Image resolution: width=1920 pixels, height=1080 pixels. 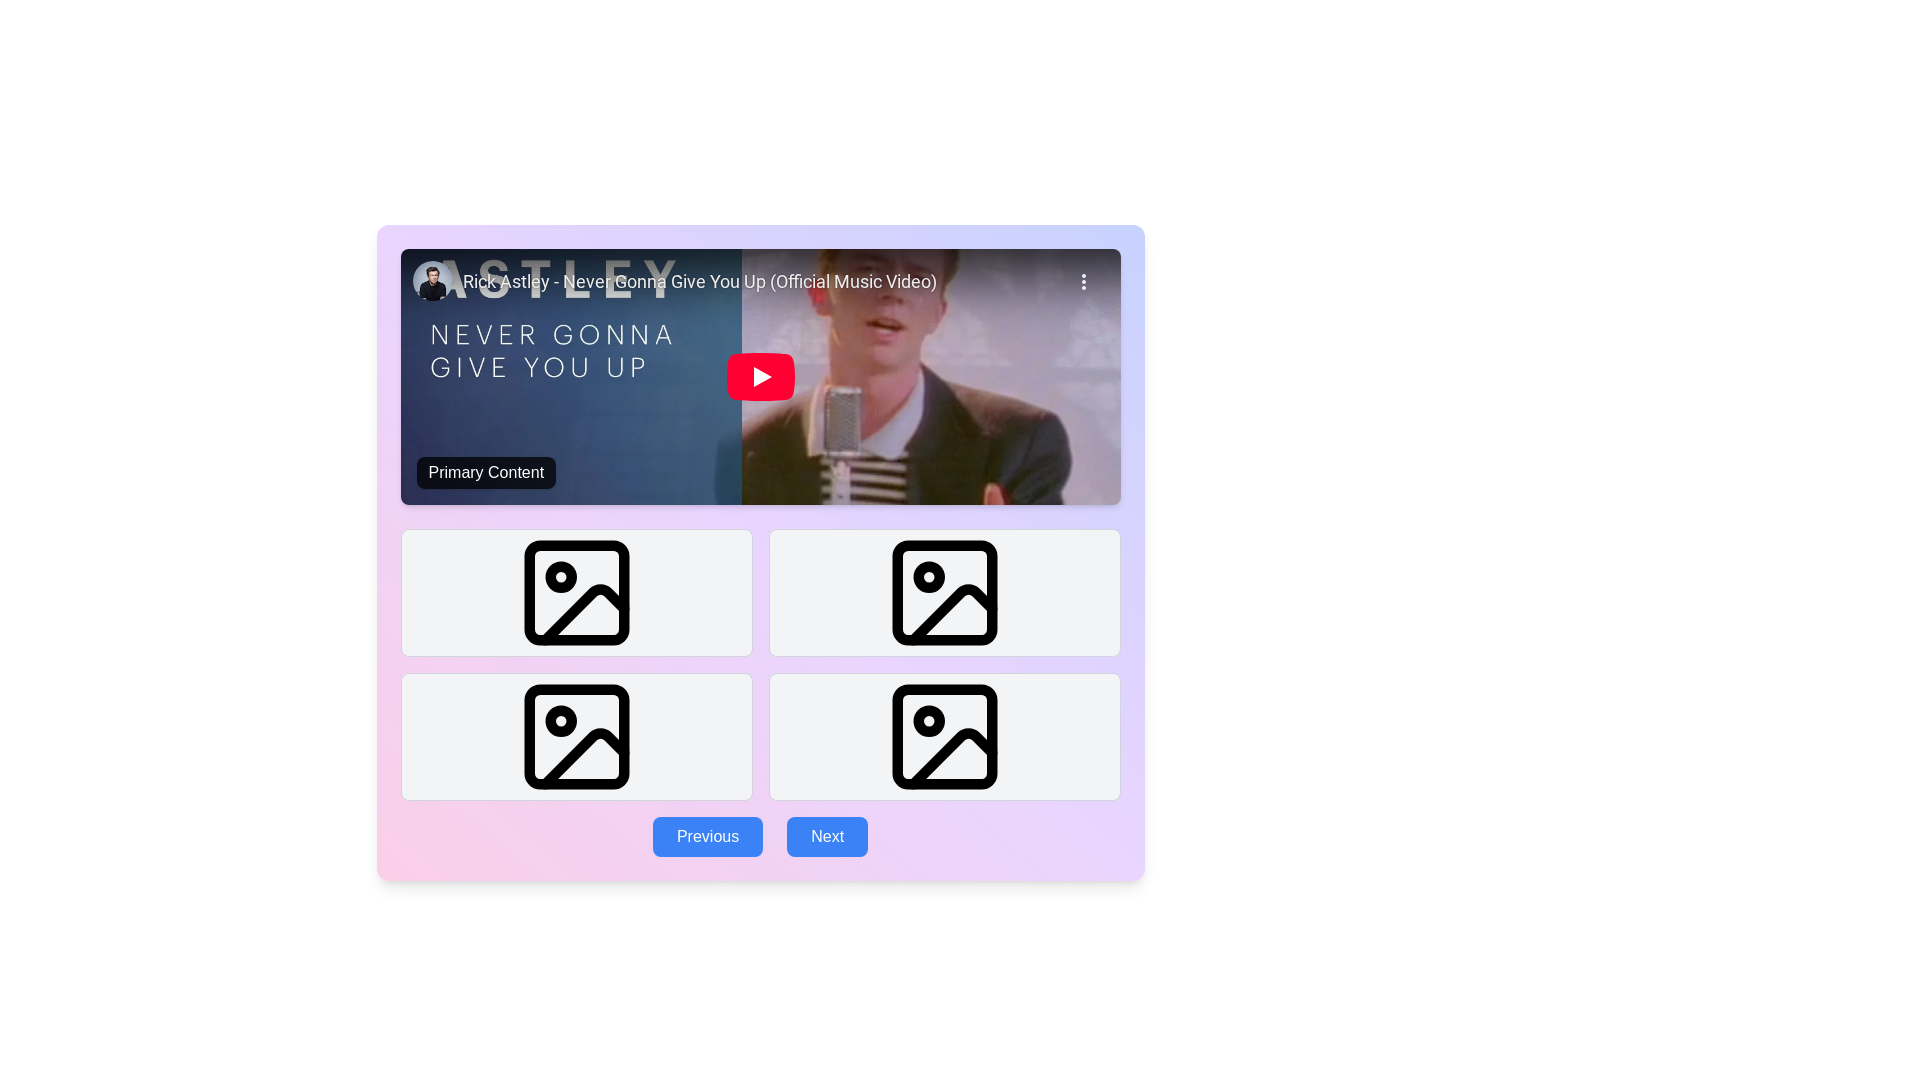 What do you see at coordinates (575, 736) in the screenshot?
I see `the image placeholder located at the bottom left corner of a grid layout, which is the third element in a two-row, two-column arrangement` at bounding box center [575, 736].